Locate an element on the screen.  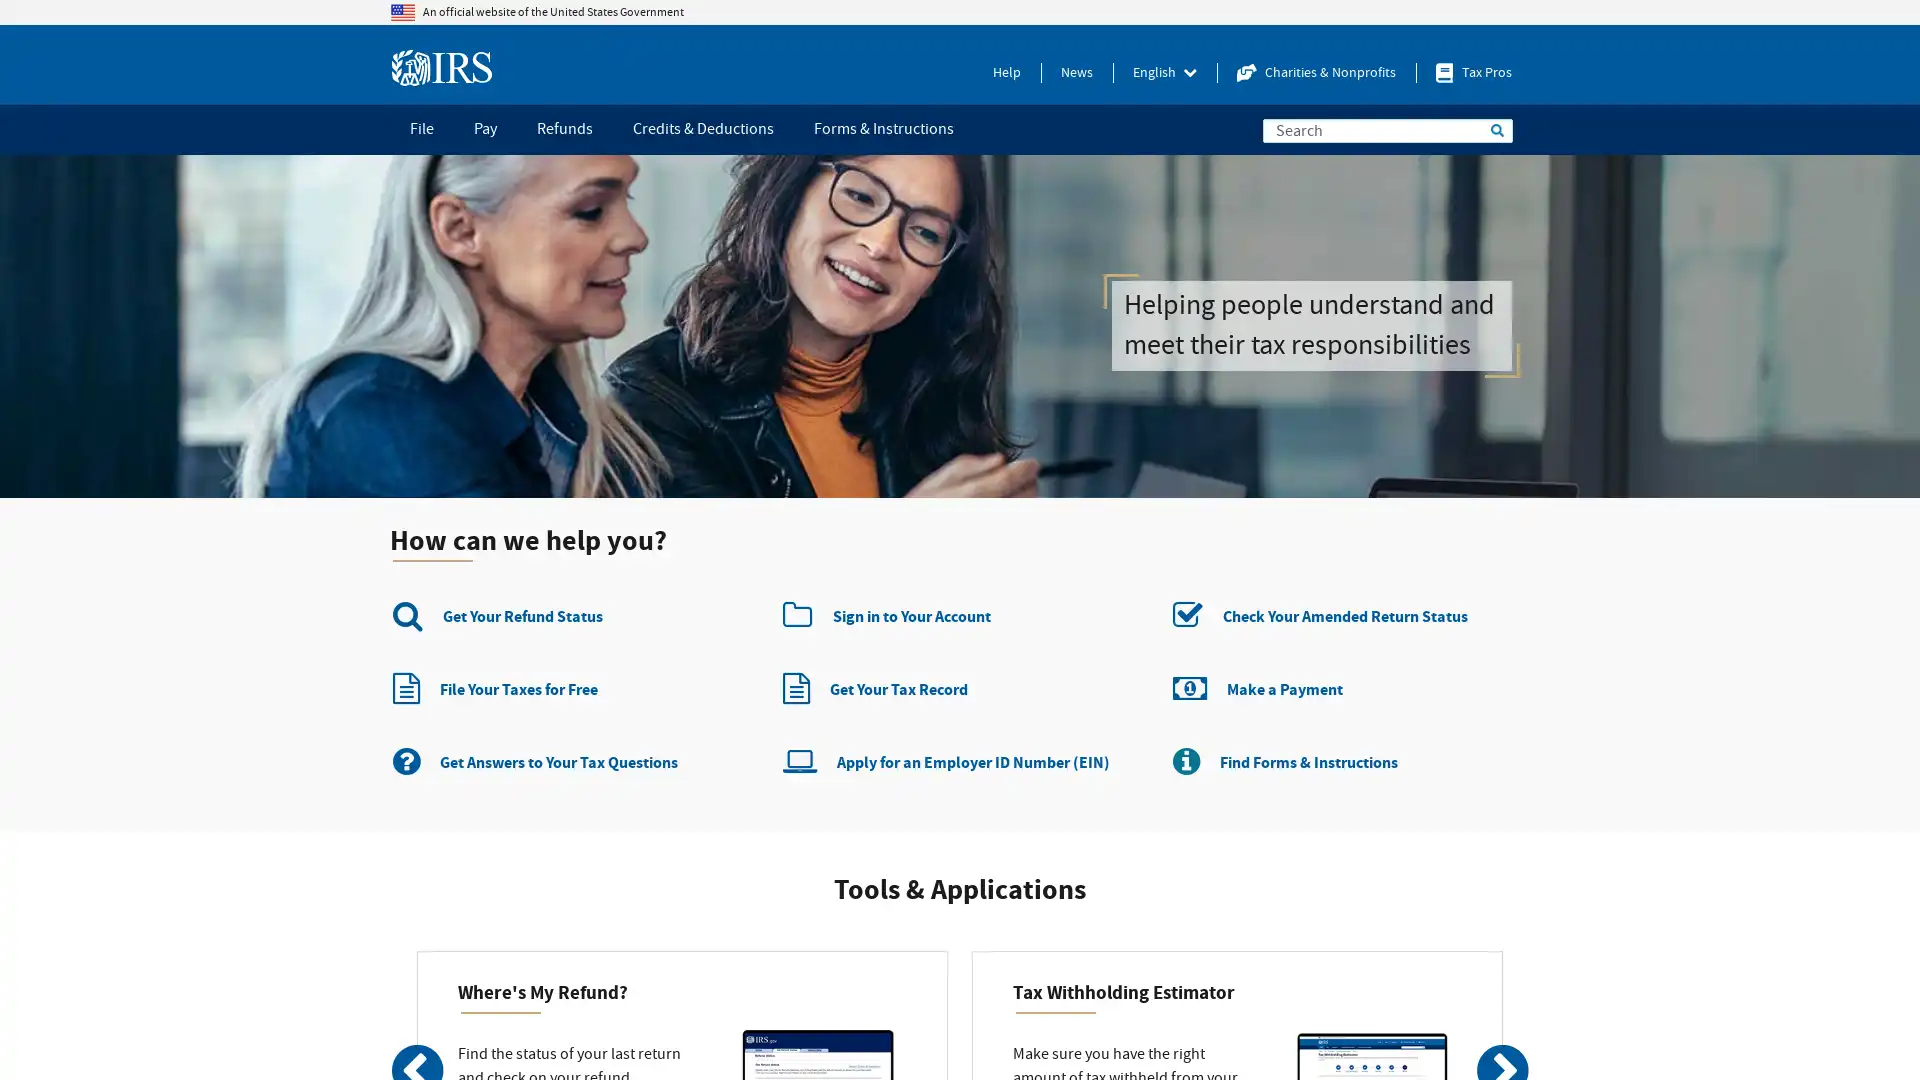
Search is located at coordinates (1497, 130).